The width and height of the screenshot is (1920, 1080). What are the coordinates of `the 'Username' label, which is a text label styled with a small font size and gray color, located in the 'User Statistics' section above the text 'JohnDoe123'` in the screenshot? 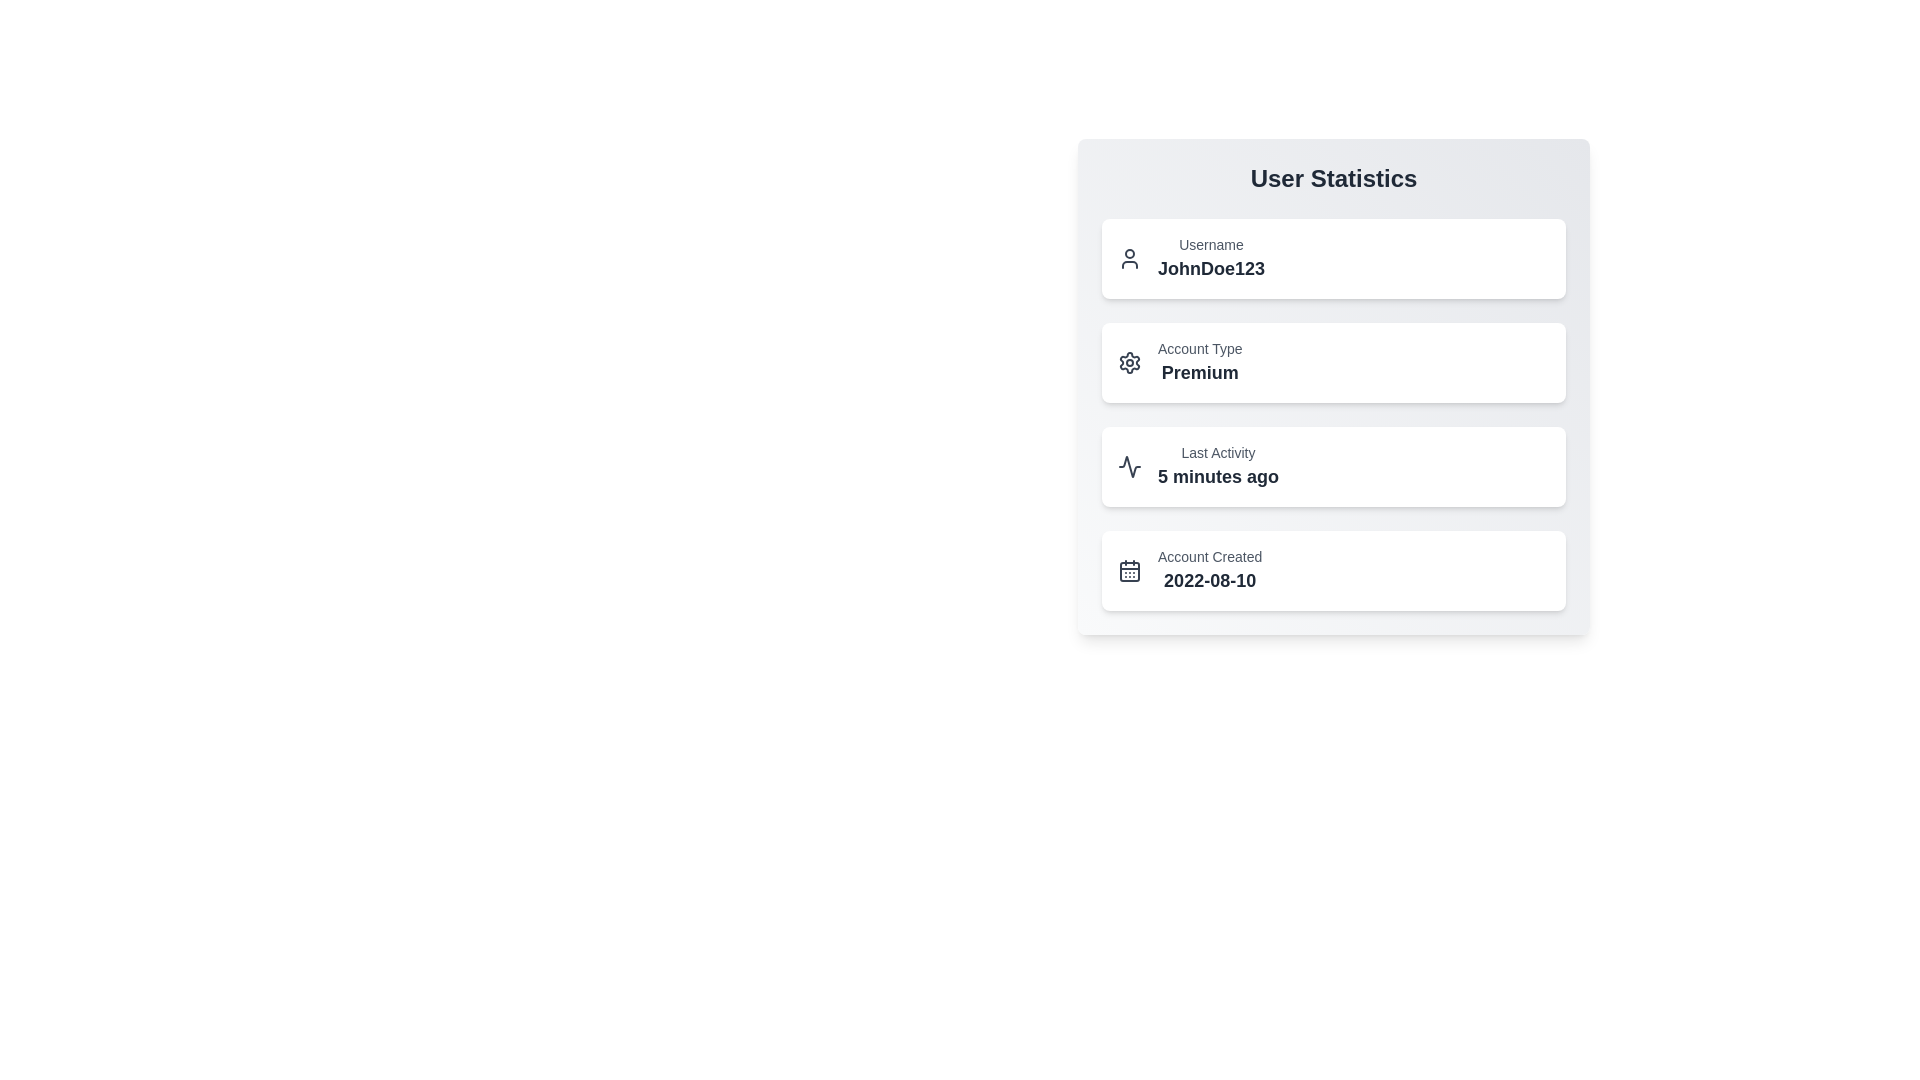 It's located at (1210, 244).